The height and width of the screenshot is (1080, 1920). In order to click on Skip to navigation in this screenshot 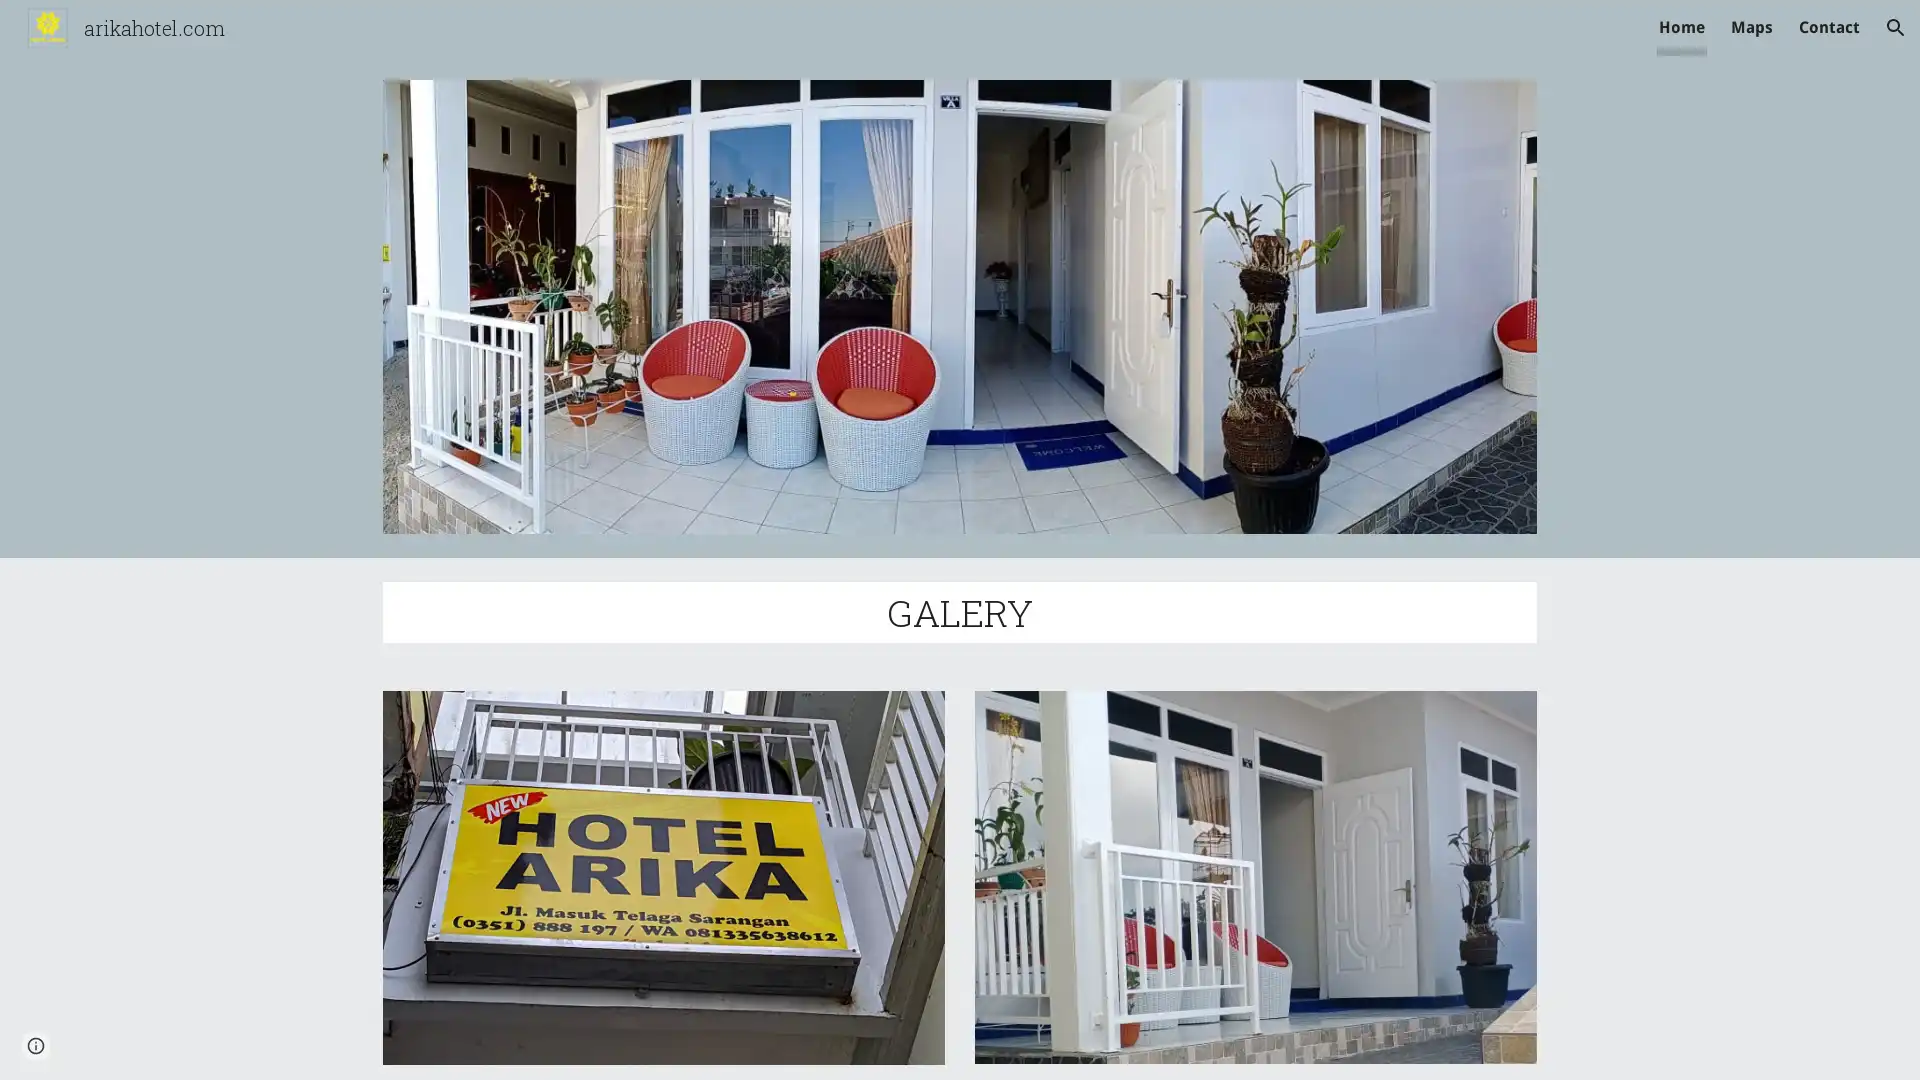, I will do `click(1139, 37)`.